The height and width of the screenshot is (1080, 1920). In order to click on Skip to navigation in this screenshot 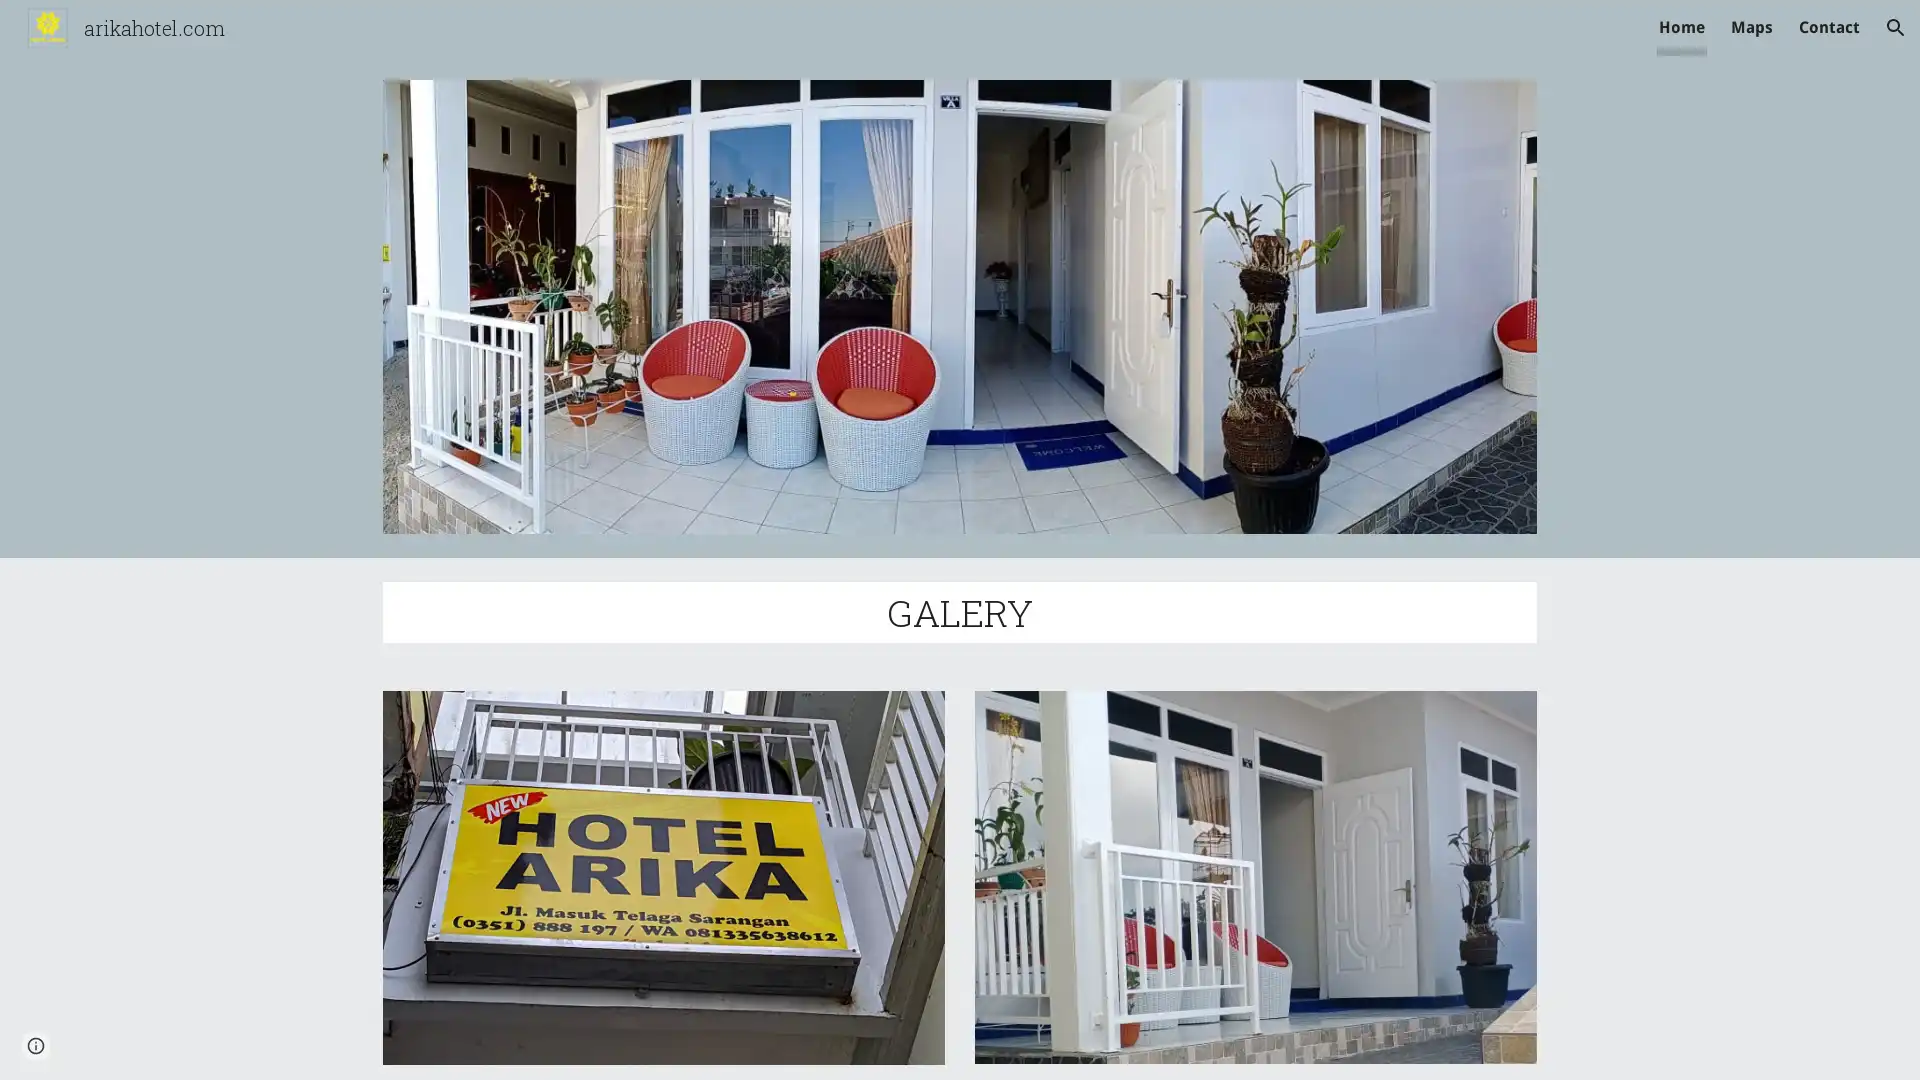, I will do `click(1139, 37)`.